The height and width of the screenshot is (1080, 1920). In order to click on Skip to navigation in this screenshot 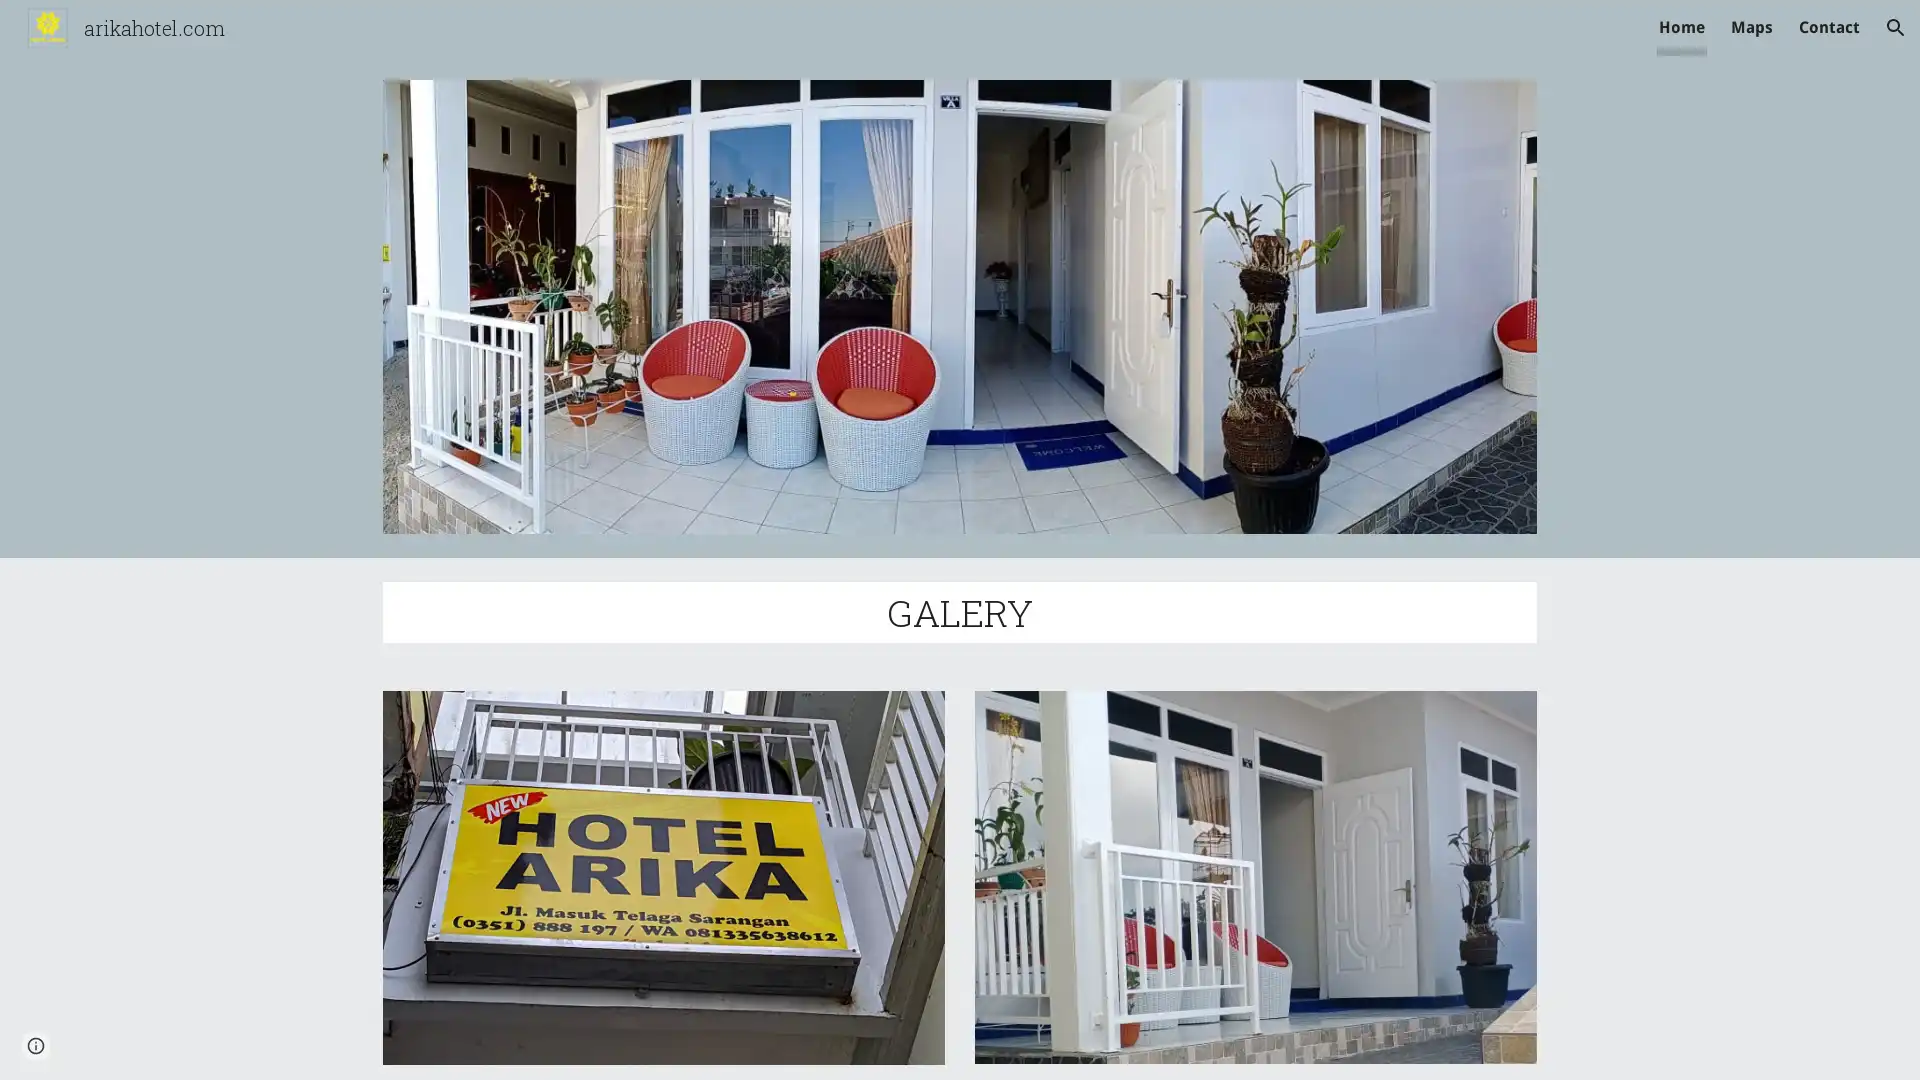, I will do `click(1139, 37)`.